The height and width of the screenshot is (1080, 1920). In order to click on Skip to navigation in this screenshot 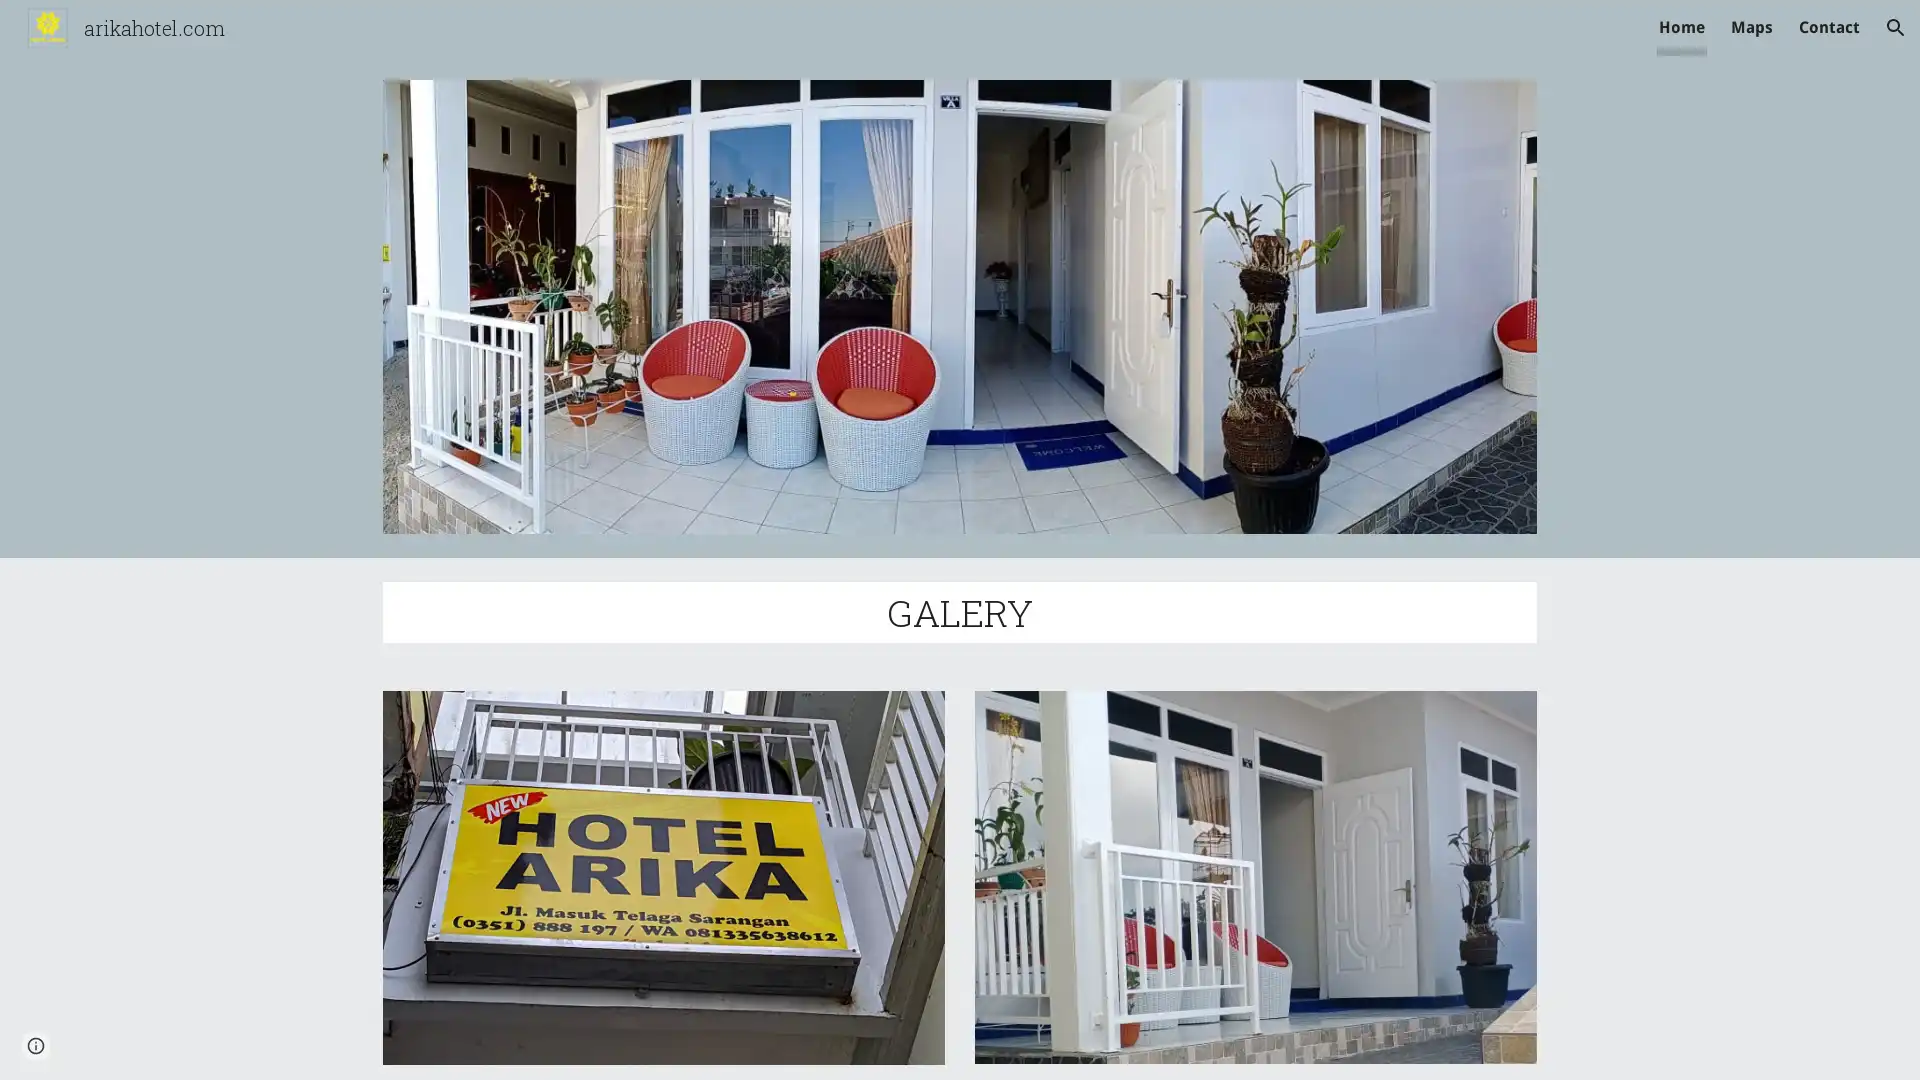, I will do `click(1139, 37)`.